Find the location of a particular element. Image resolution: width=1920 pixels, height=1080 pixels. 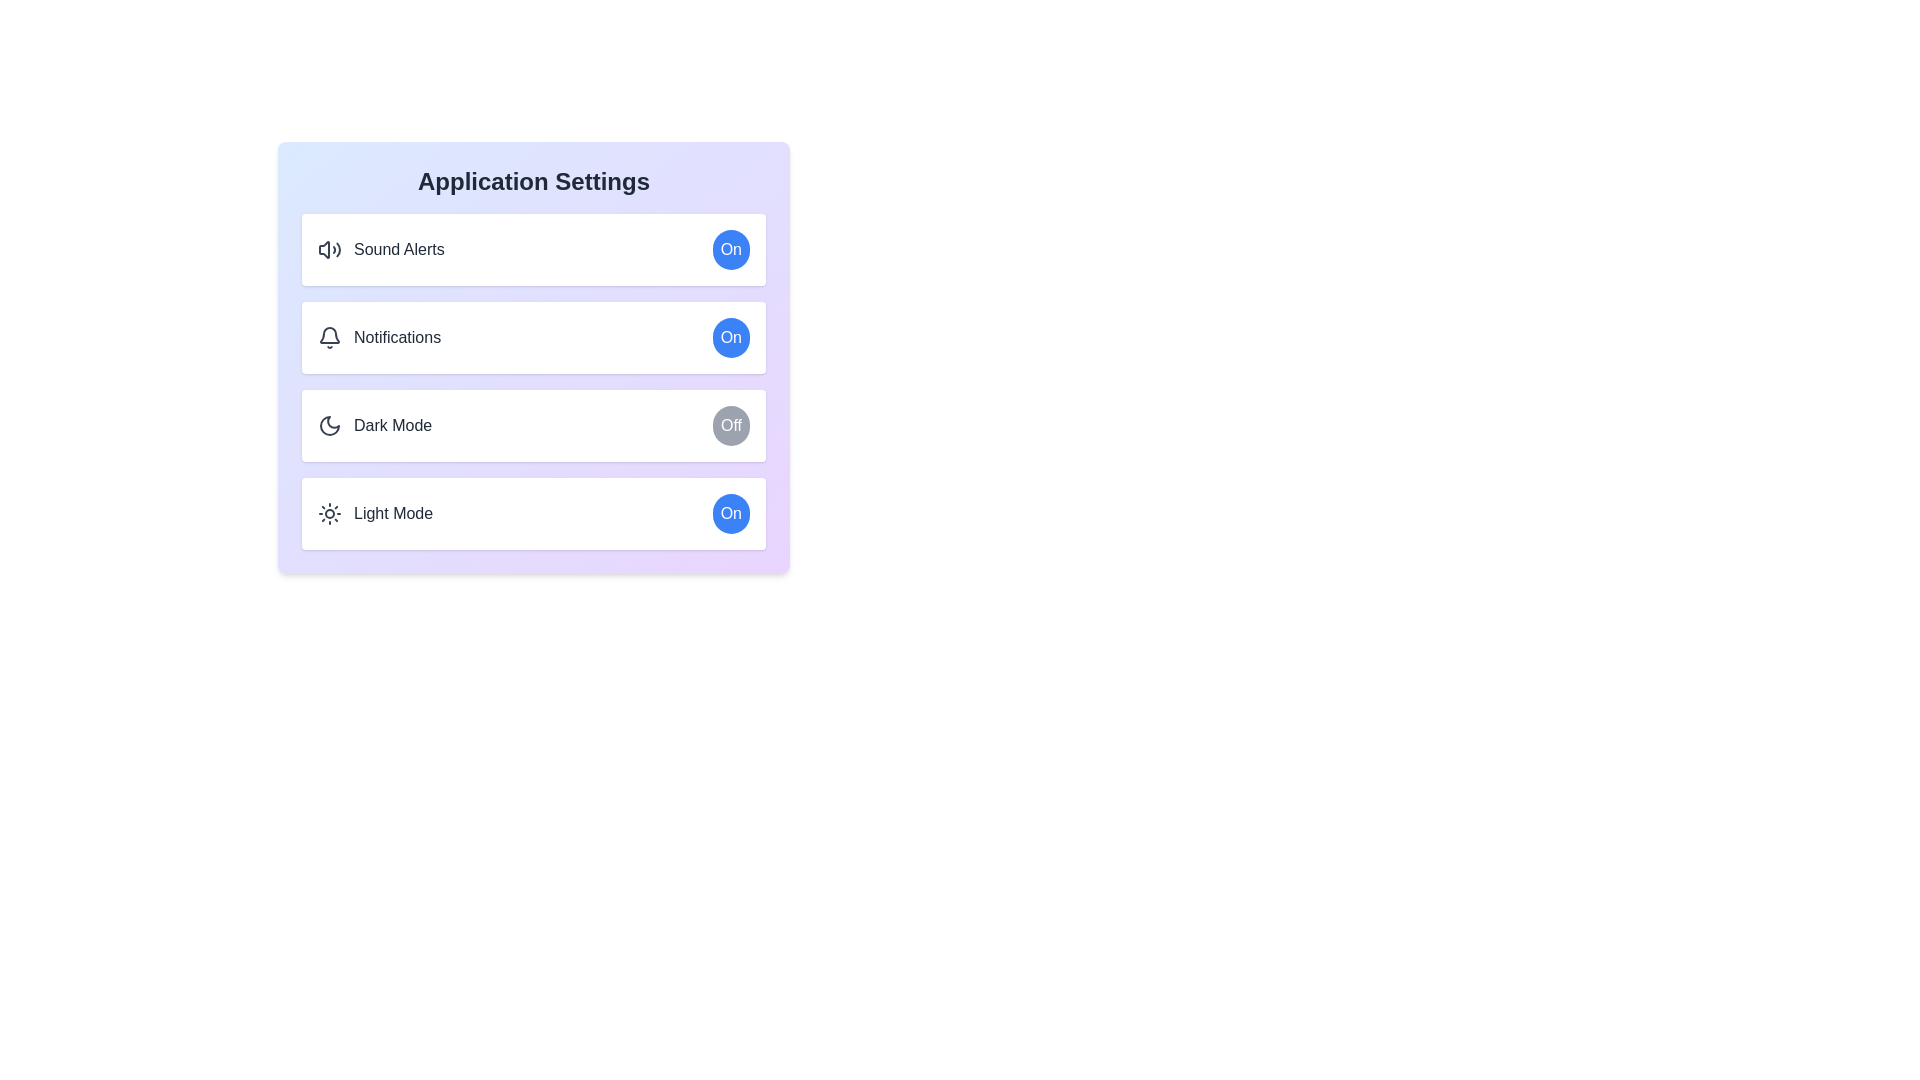

the circular toggle button with a blue background and white text reading 'On', located on the far right of the 'Sound Alerts' label in the settings list for keyboard-based actions is located at coordinates (730, 249).